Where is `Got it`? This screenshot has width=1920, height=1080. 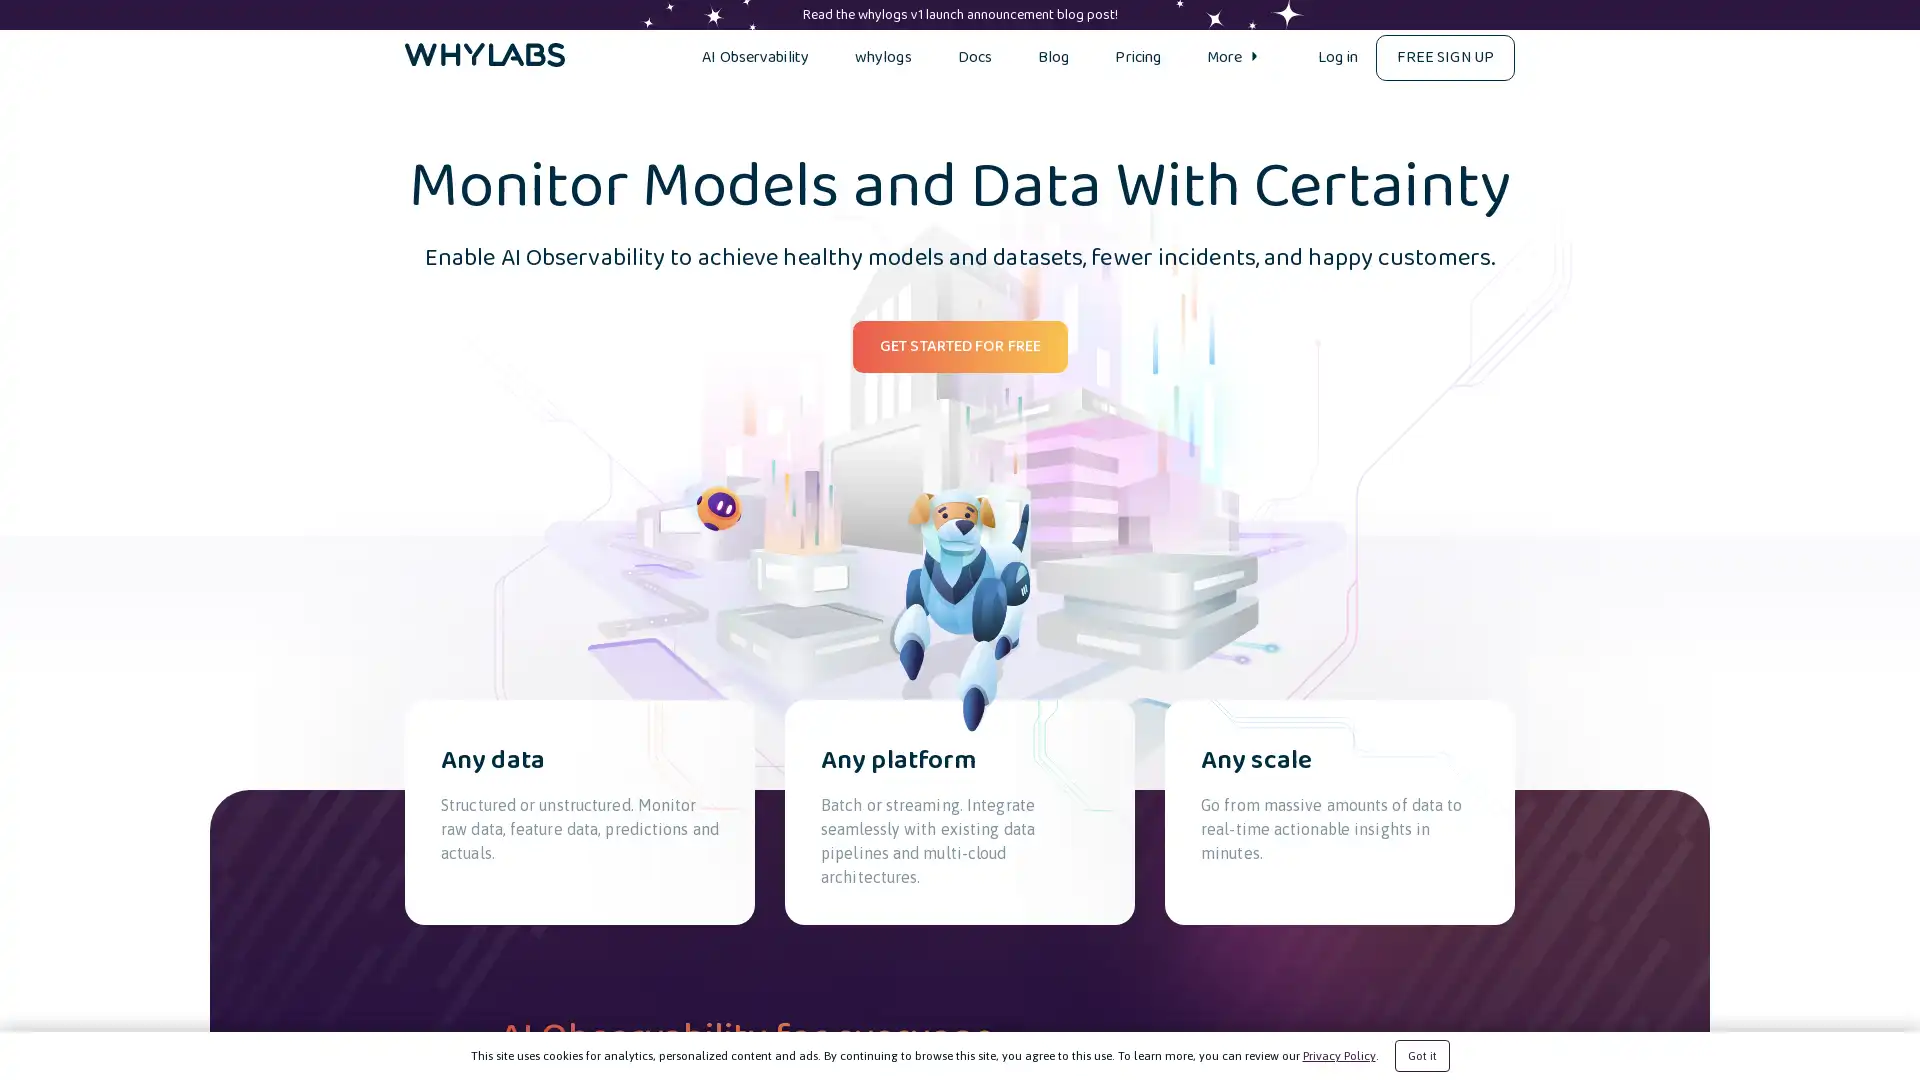
Got it is located at coordinates (1420, 1055).